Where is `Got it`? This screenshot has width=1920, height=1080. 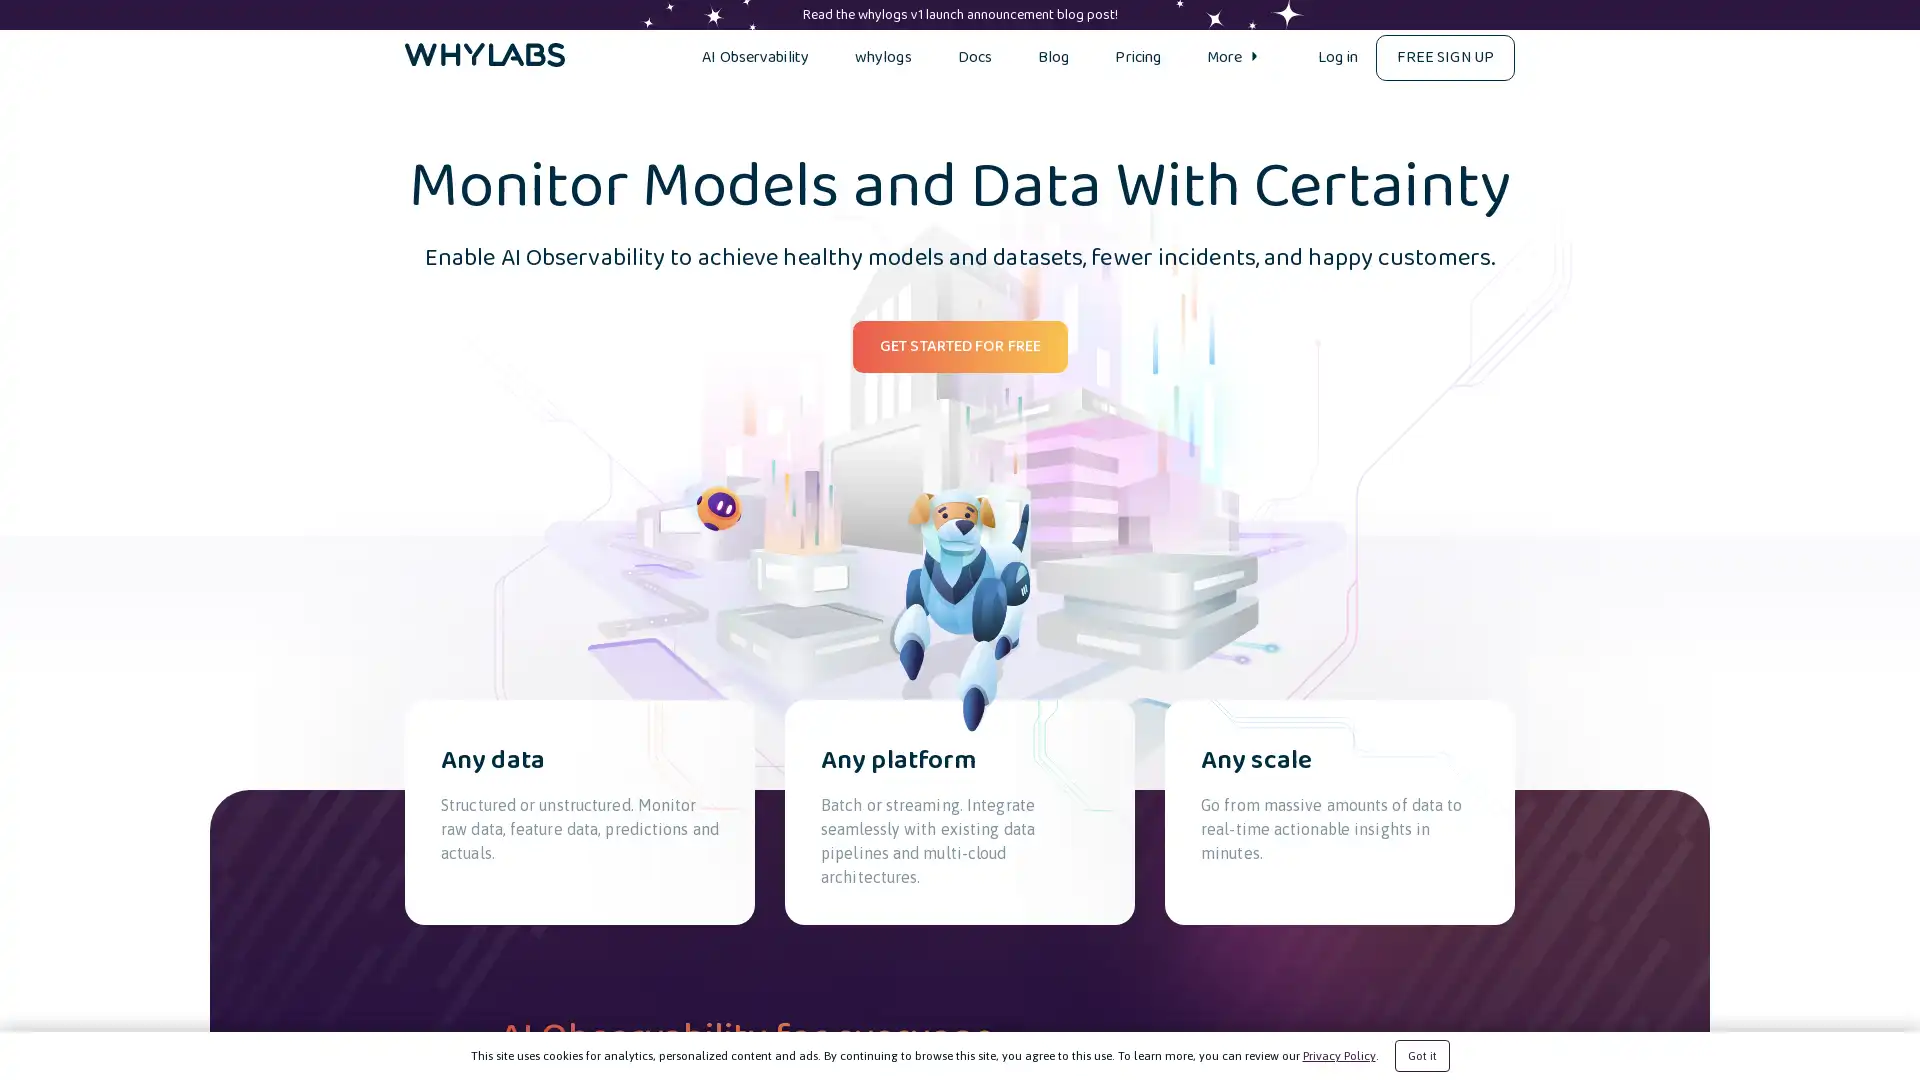
Got it is located at coordinates (1420, 1055).